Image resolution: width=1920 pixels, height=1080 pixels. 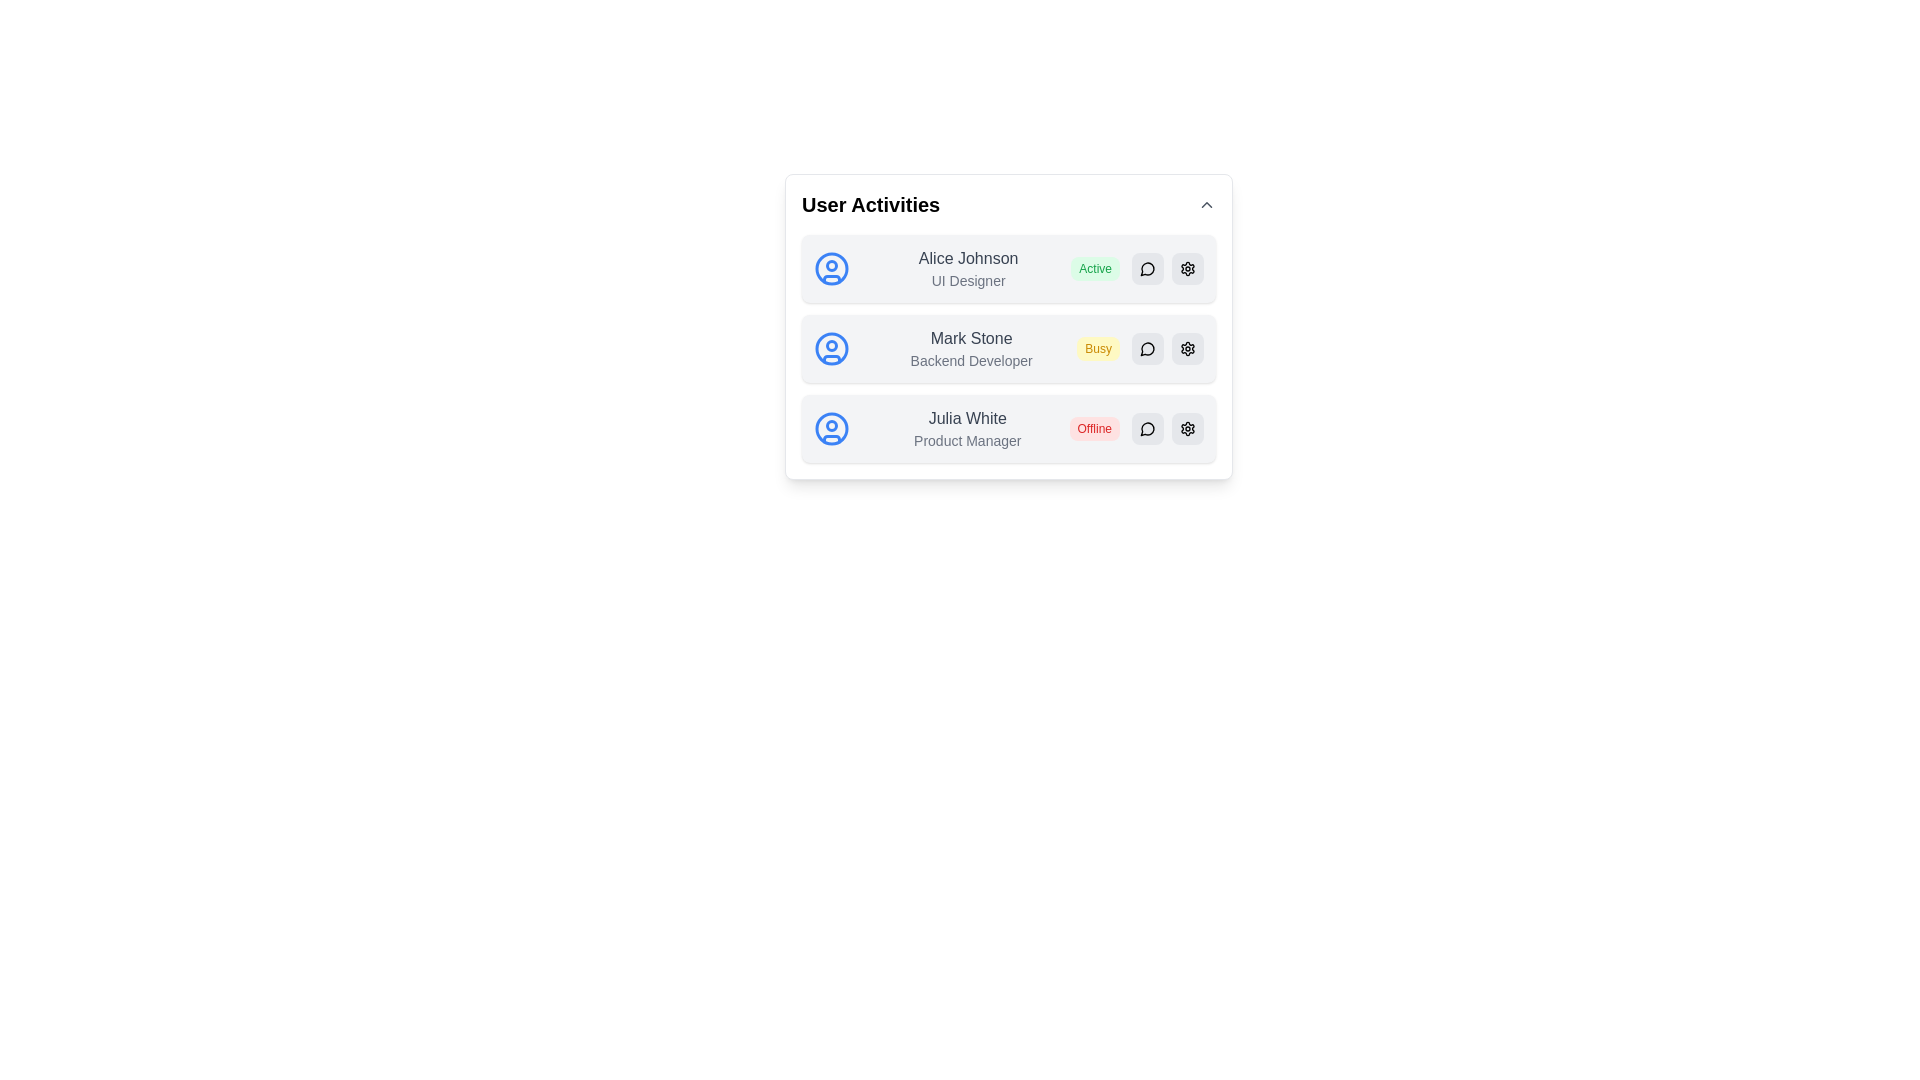 I want to click on the small rounded rectangular button with a gear icon inside, located on the right side of the second row in the 'User Activities' list for 'Mark Stone', to observe the hover effect, so click(x=1188, y=347).